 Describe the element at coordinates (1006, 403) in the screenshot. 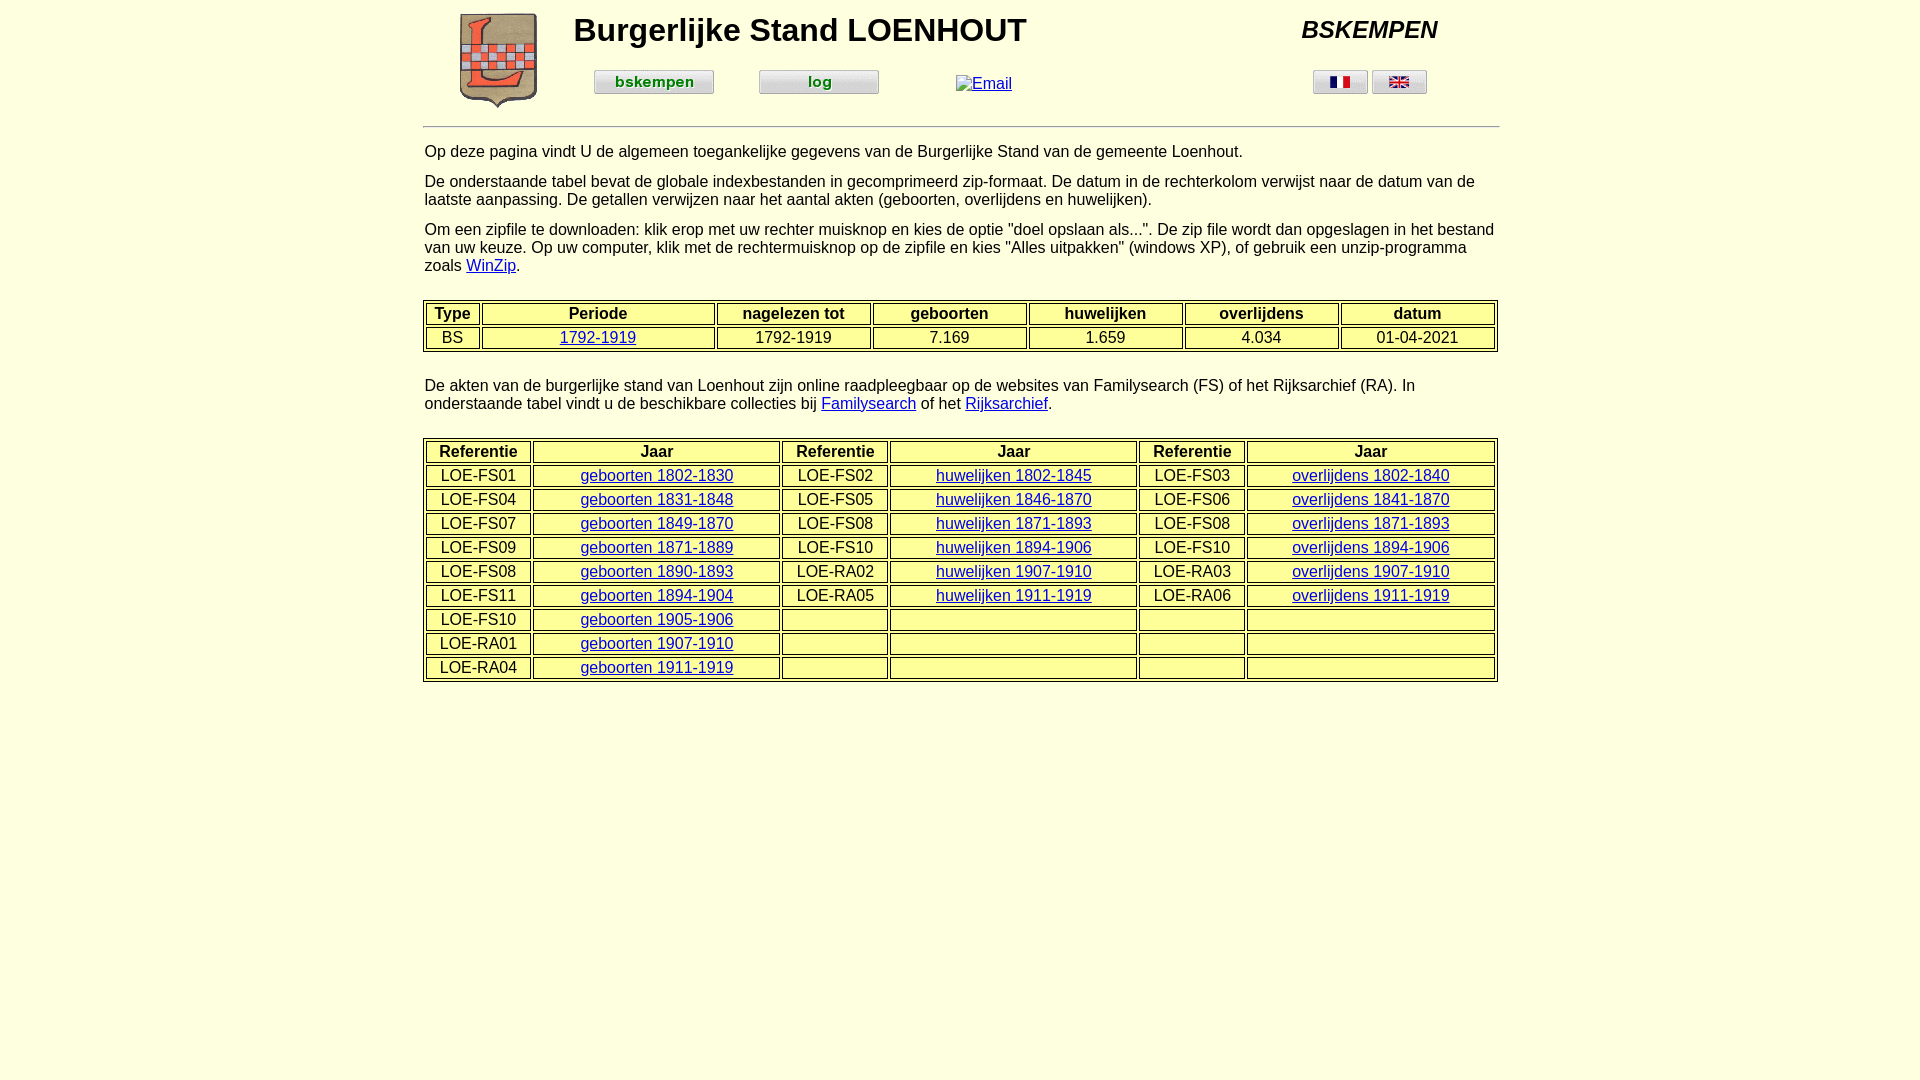

I see `'Rijksarchief'` at that location.